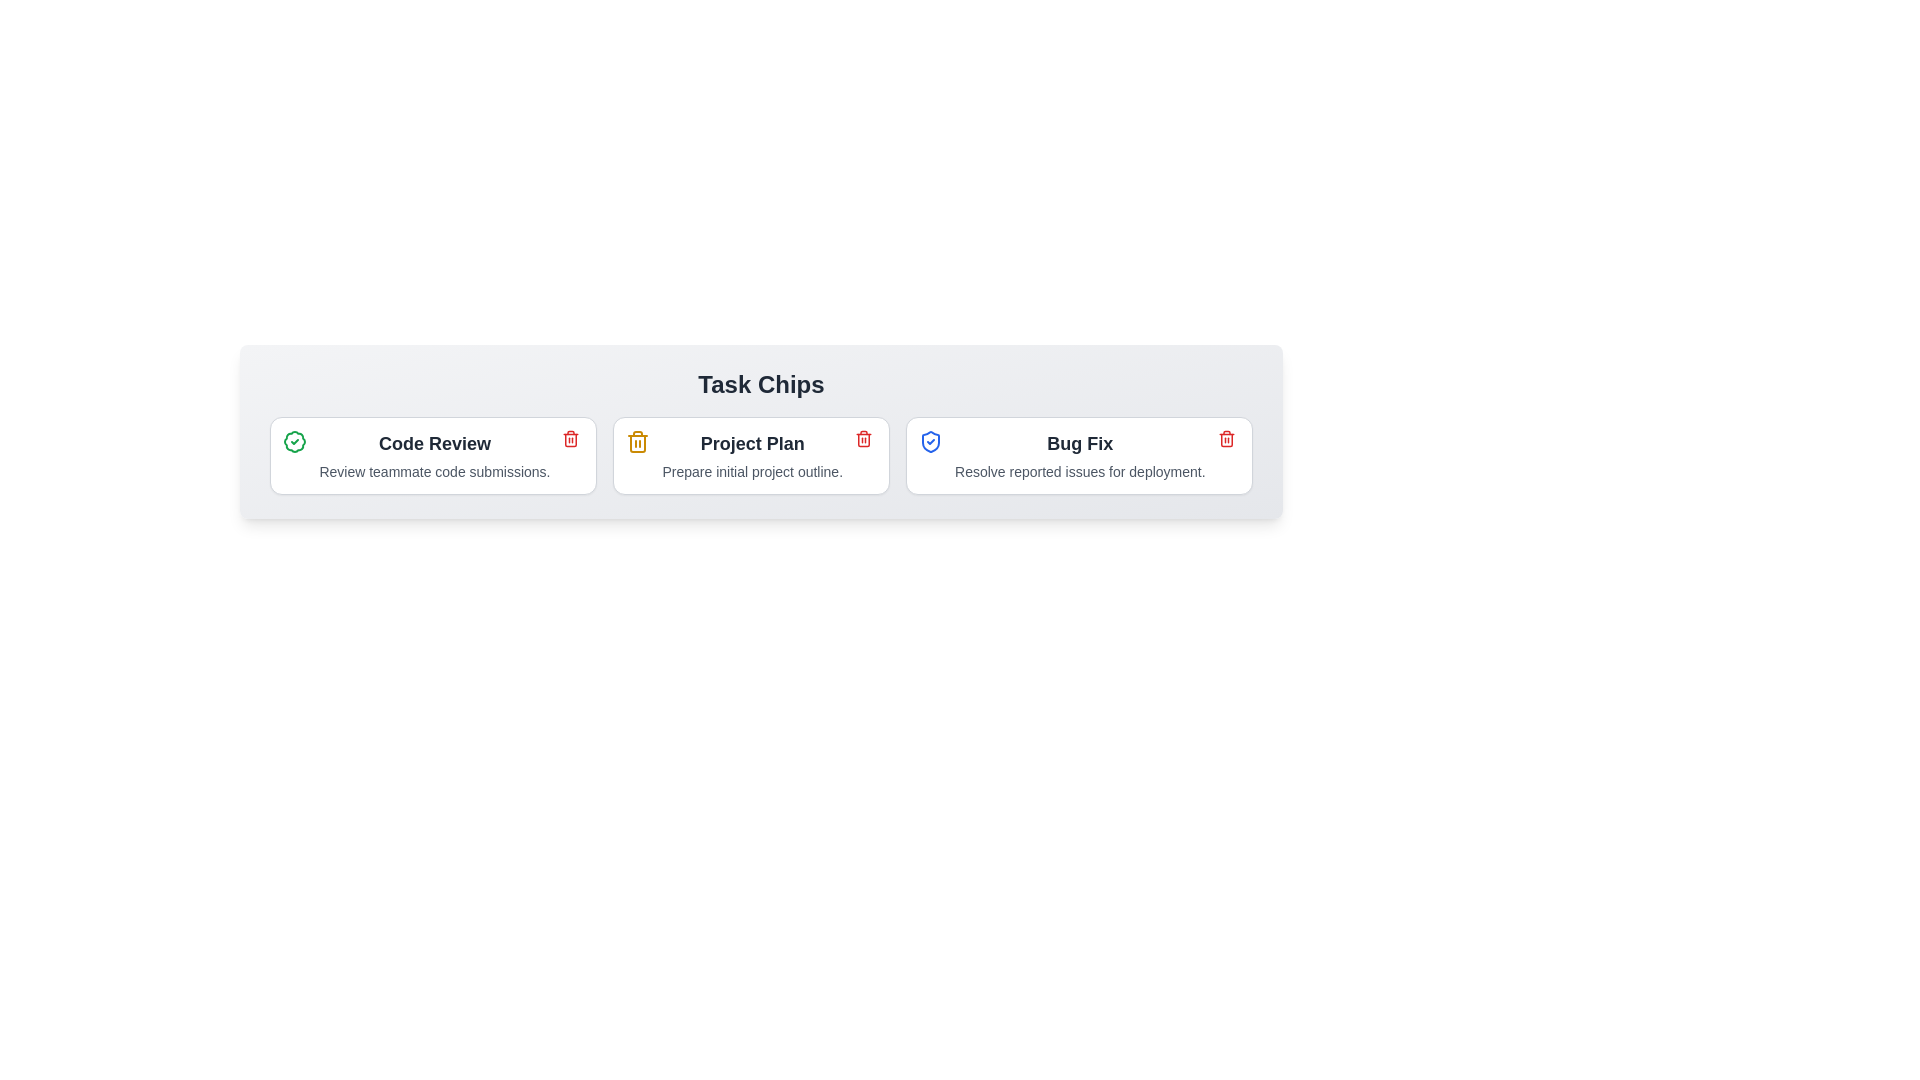  Describe the element at coordinates (1078, 455) in the screenshot. I see `the task chip corresponding to Bug Fix` at that location.